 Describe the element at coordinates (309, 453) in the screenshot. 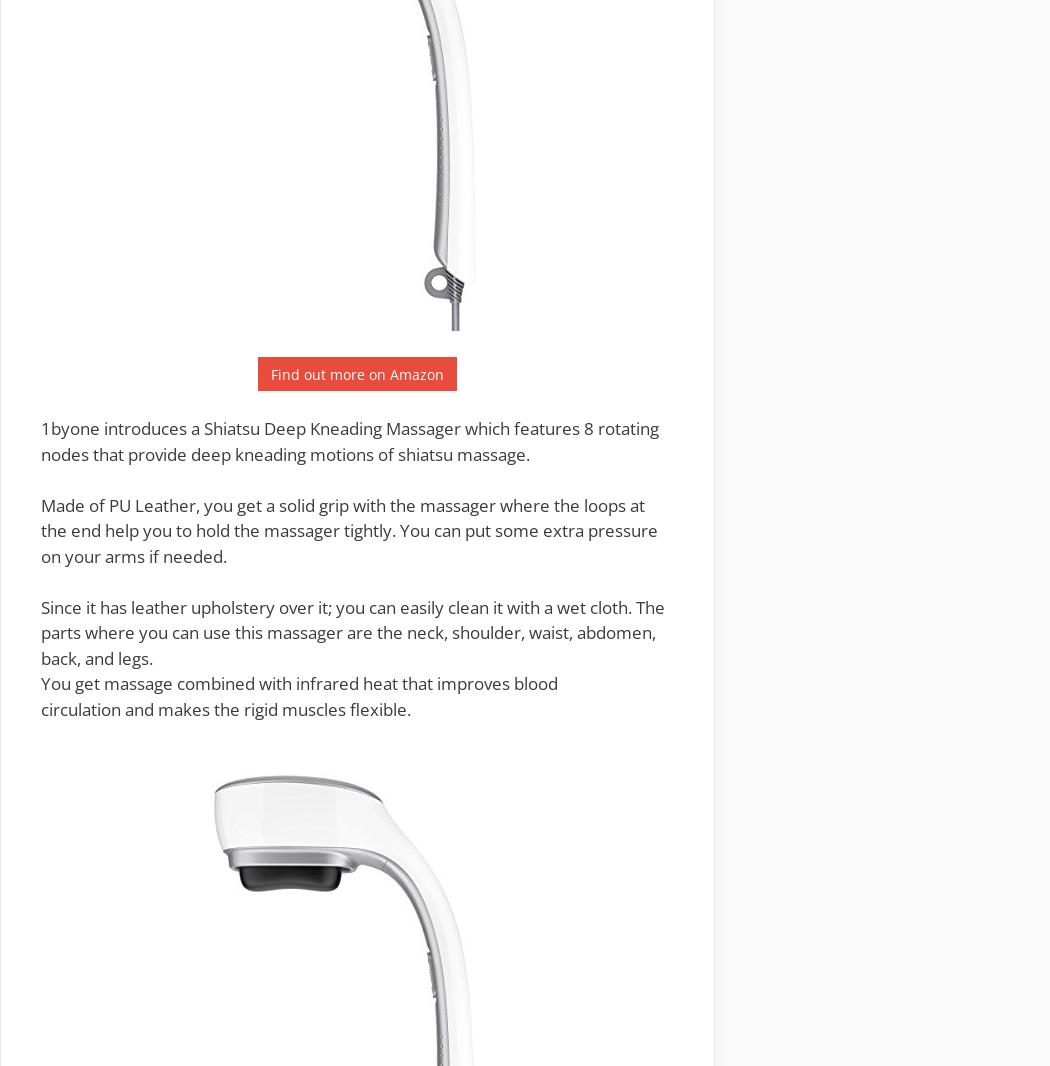

I see `'that provide deep kneading motions of shiatsu massage.'` at that location.